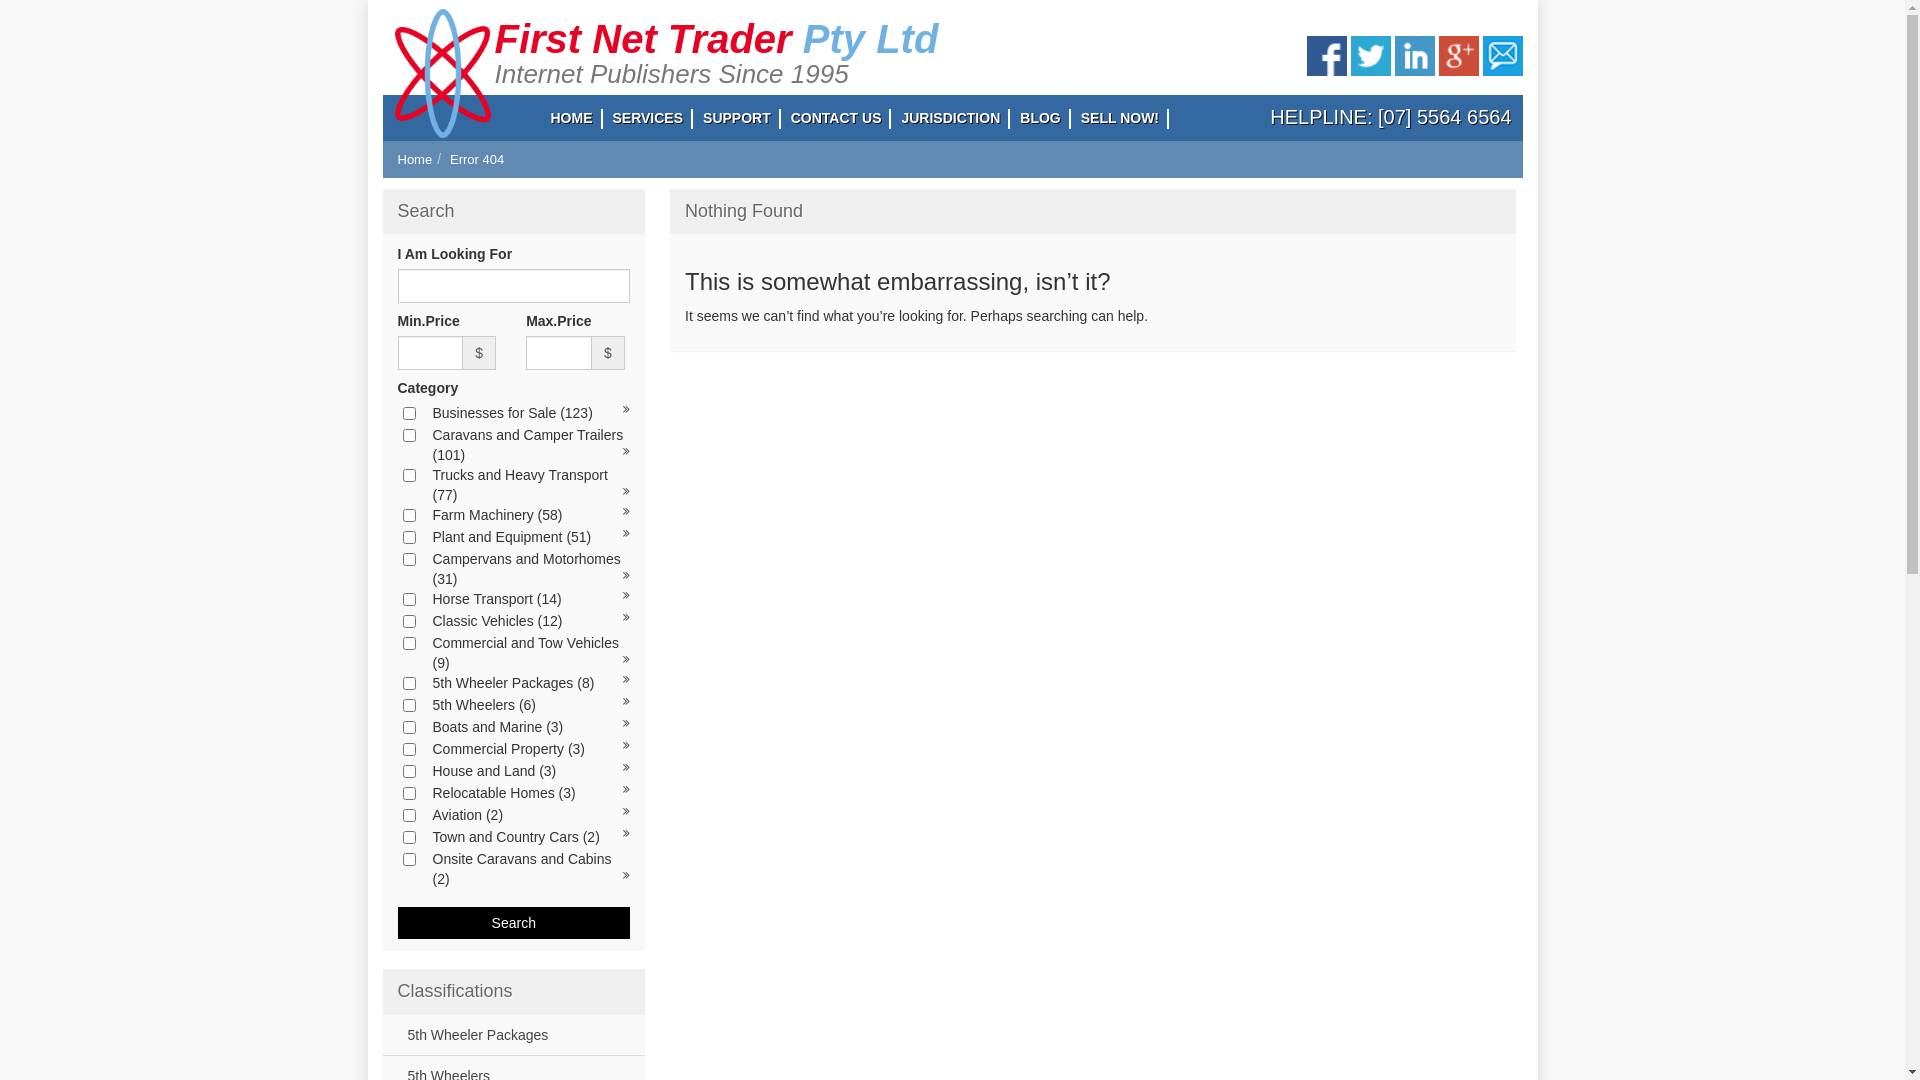 This screenshot has width=1920, height=1080. I want to click on 'CONTACT US', so click(836, 118).